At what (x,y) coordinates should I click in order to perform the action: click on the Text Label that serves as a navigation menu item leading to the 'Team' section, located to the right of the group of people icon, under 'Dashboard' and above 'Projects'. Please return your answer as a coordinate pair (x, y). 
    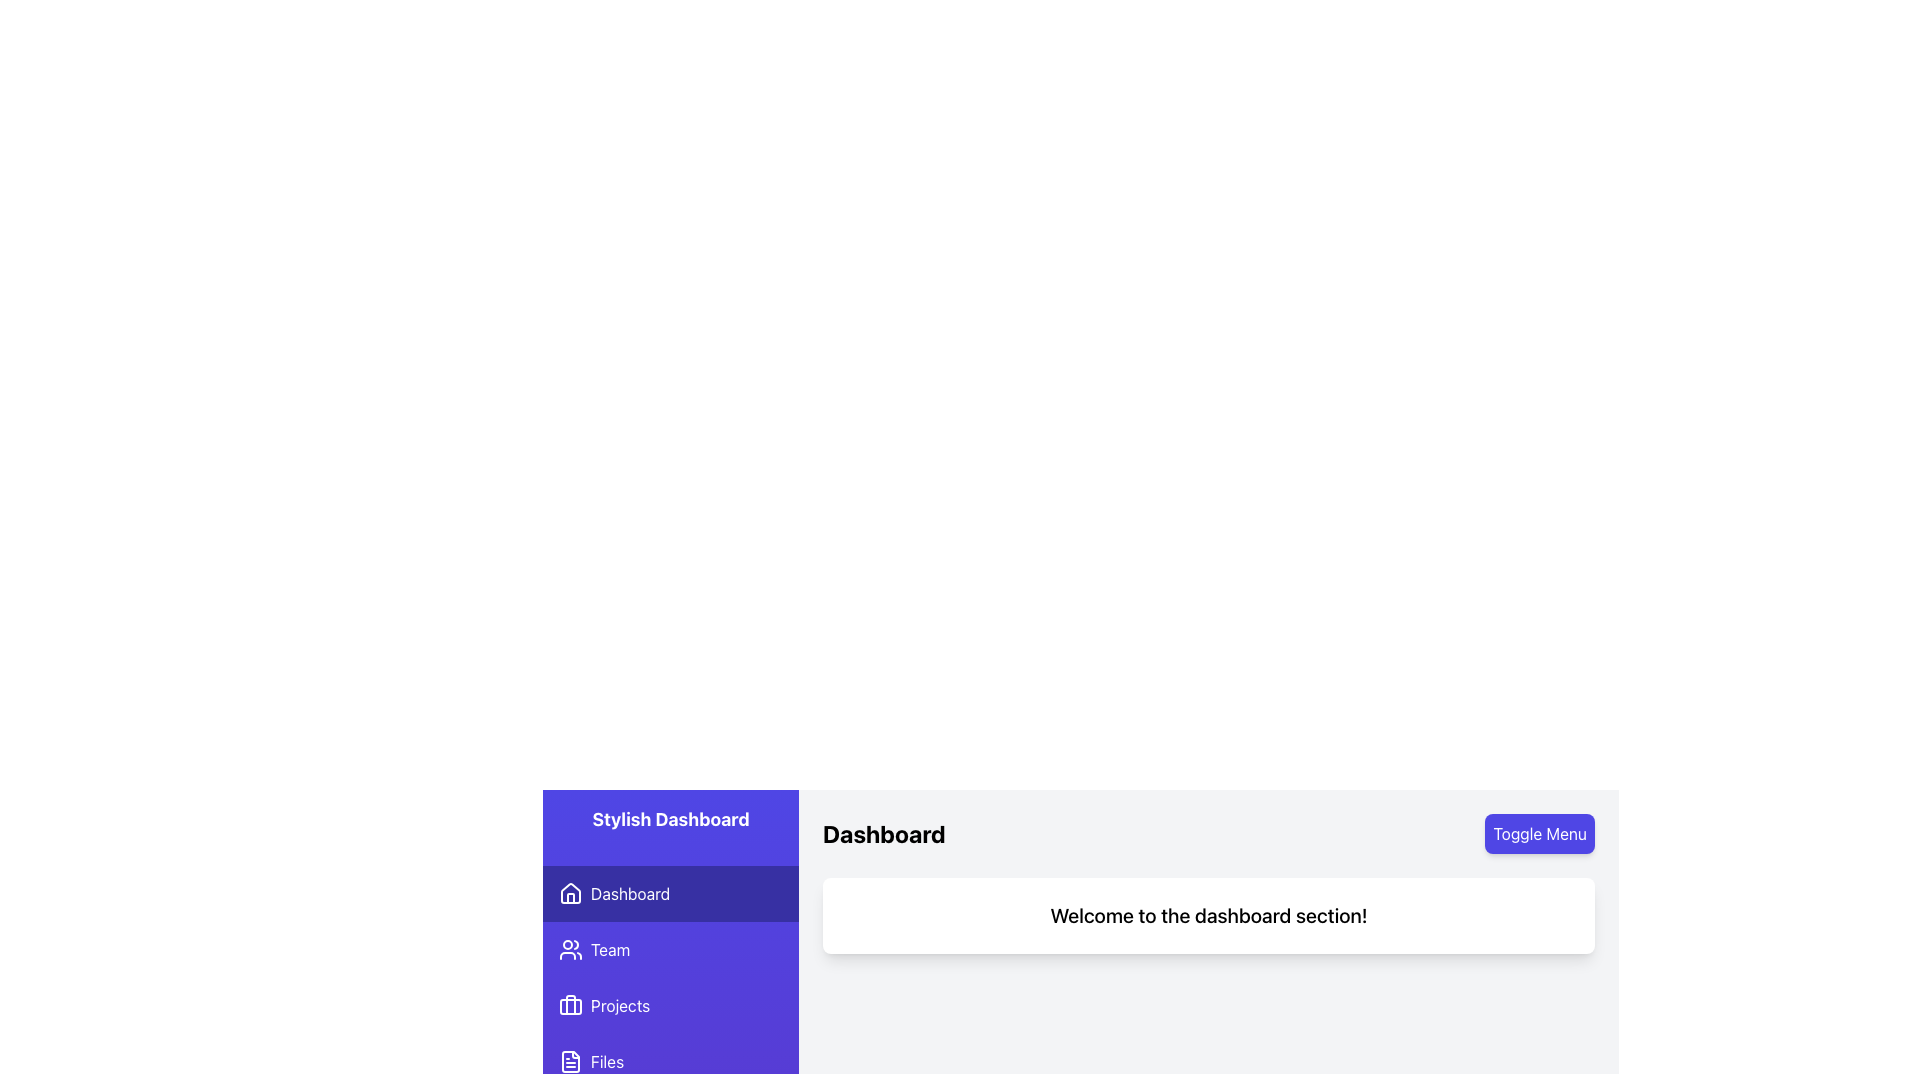
    Looking at the image, I should click on (609, 948).